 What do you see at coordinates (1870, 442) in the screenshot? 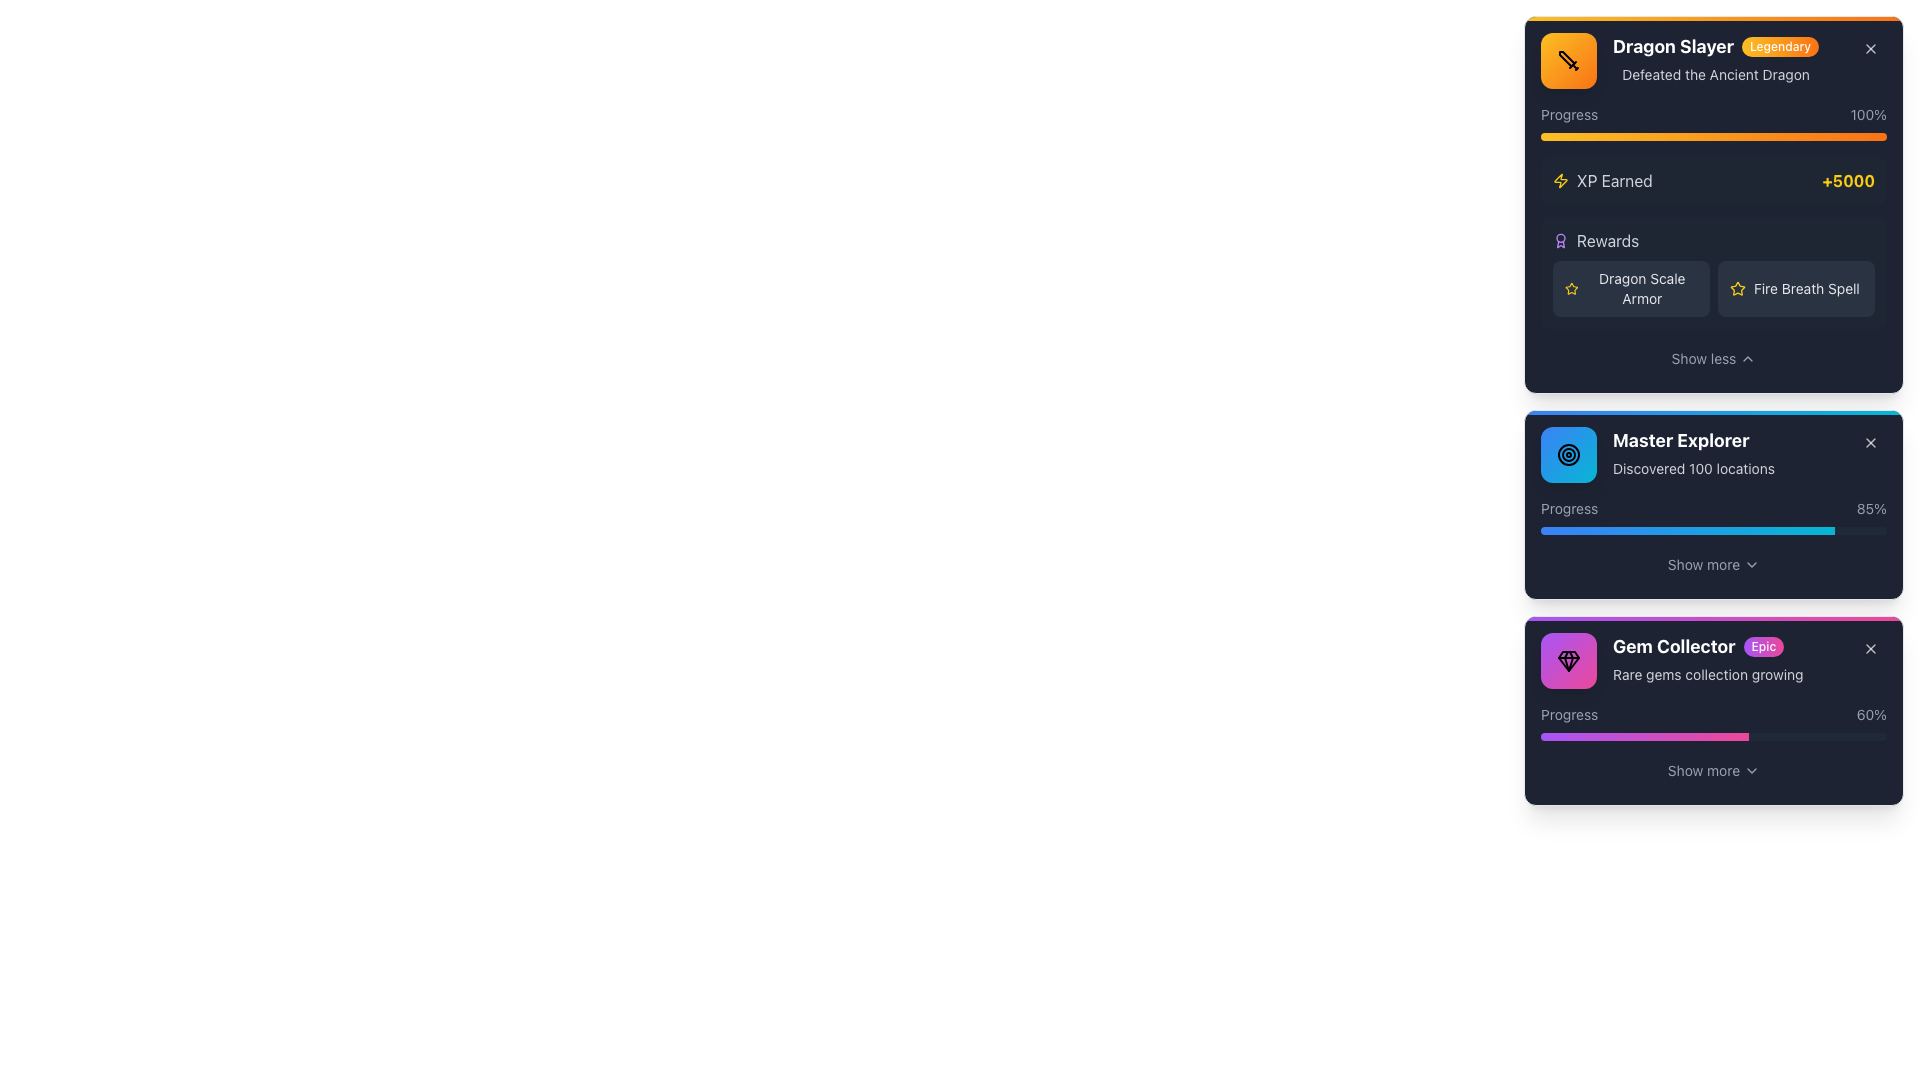
I see `the close button located in the top-right corner of the 'Master Explorer' section` at bounding box center [1870, 442].